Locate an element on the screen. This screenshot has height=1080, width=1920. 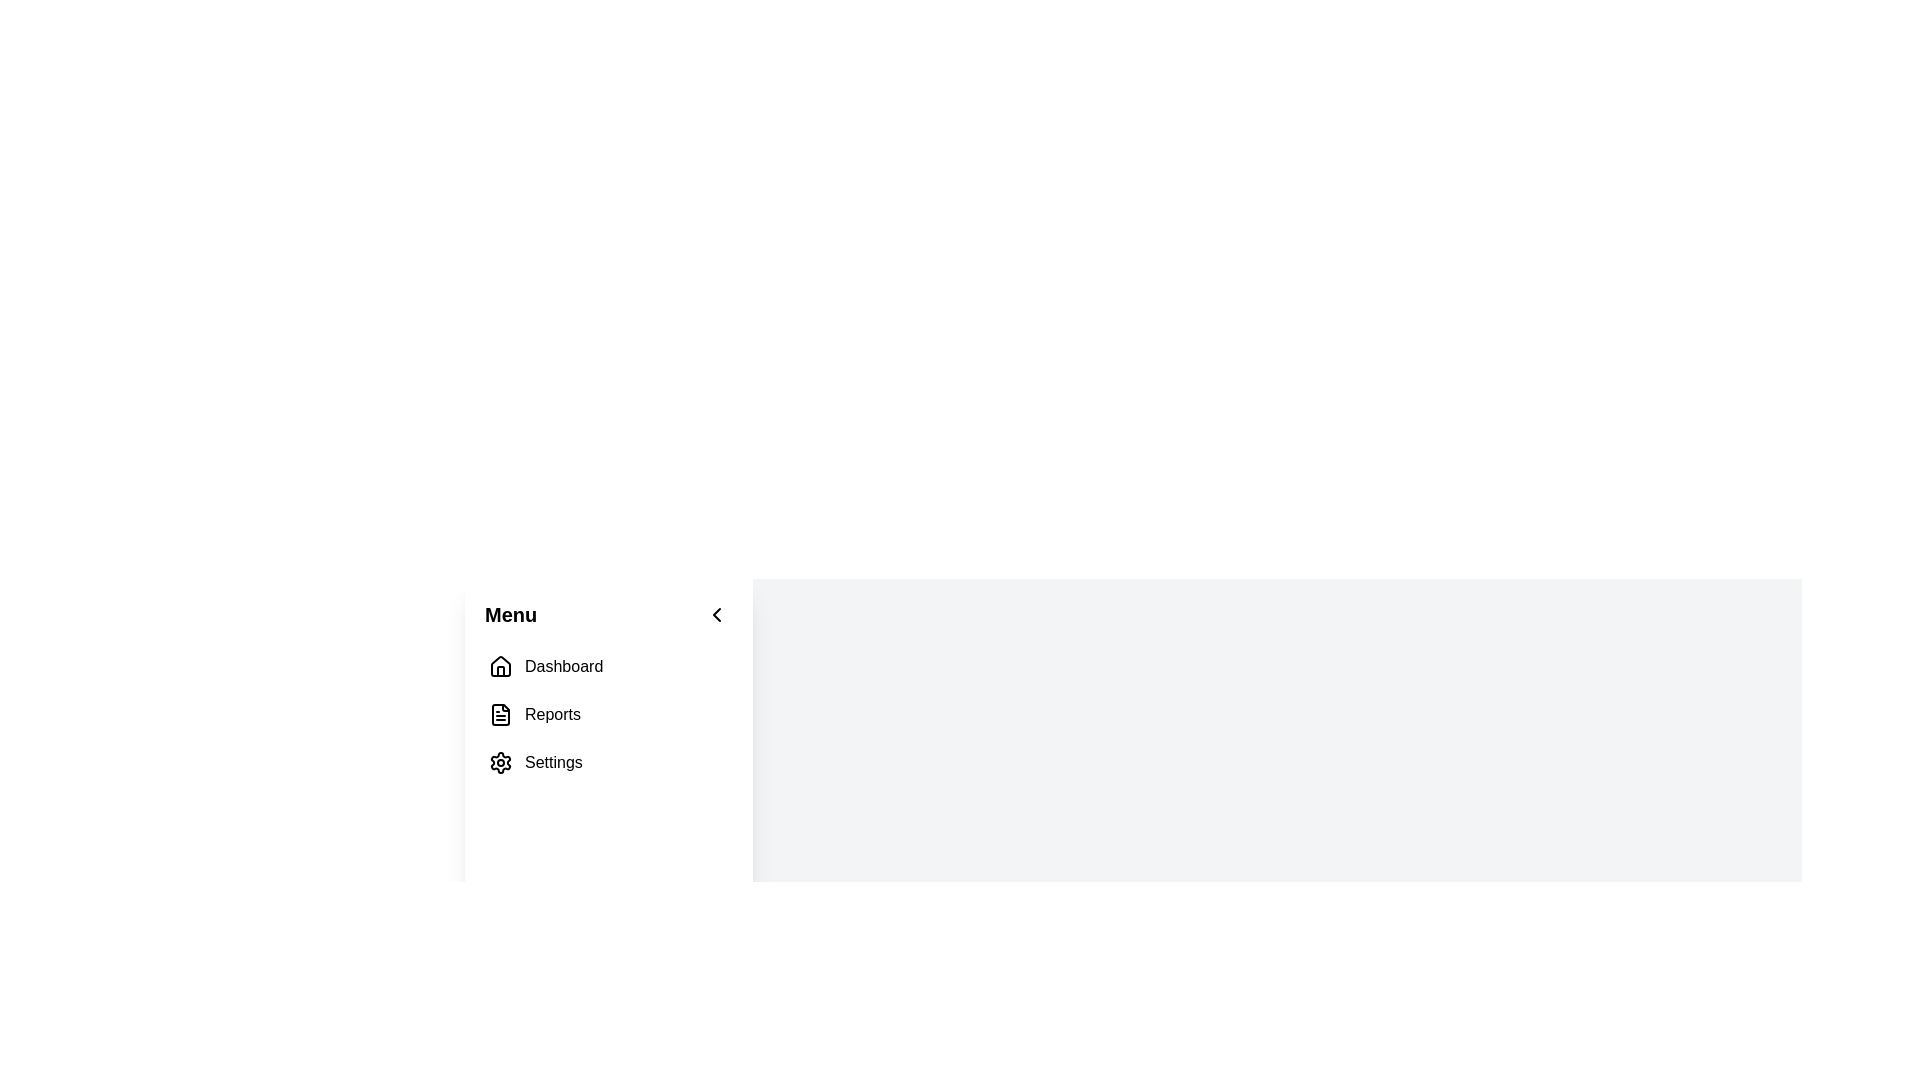
the second menu item in the vertical list is located at coordinates (608, 713).